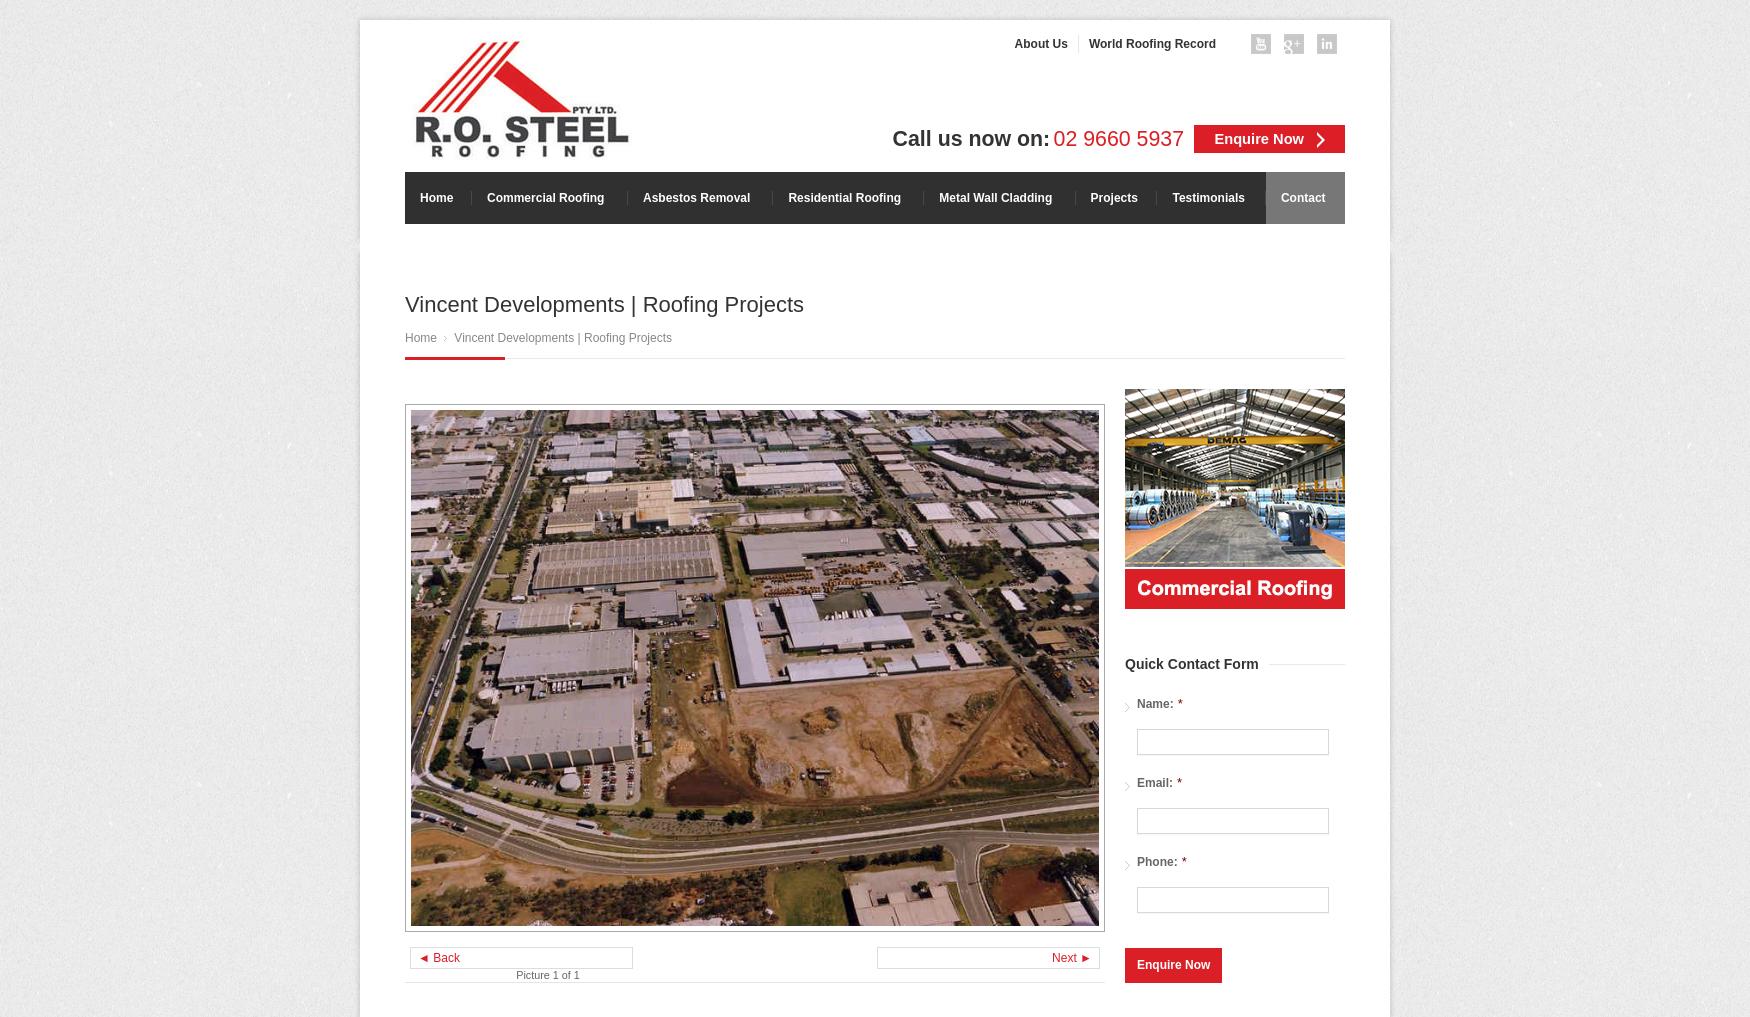 This screenshot has width=1750, height=1017. What do you see at coordinates (1050, 957) in the screenshot?
I see `'Next                    ►'` at bounding box center [1050, 957].